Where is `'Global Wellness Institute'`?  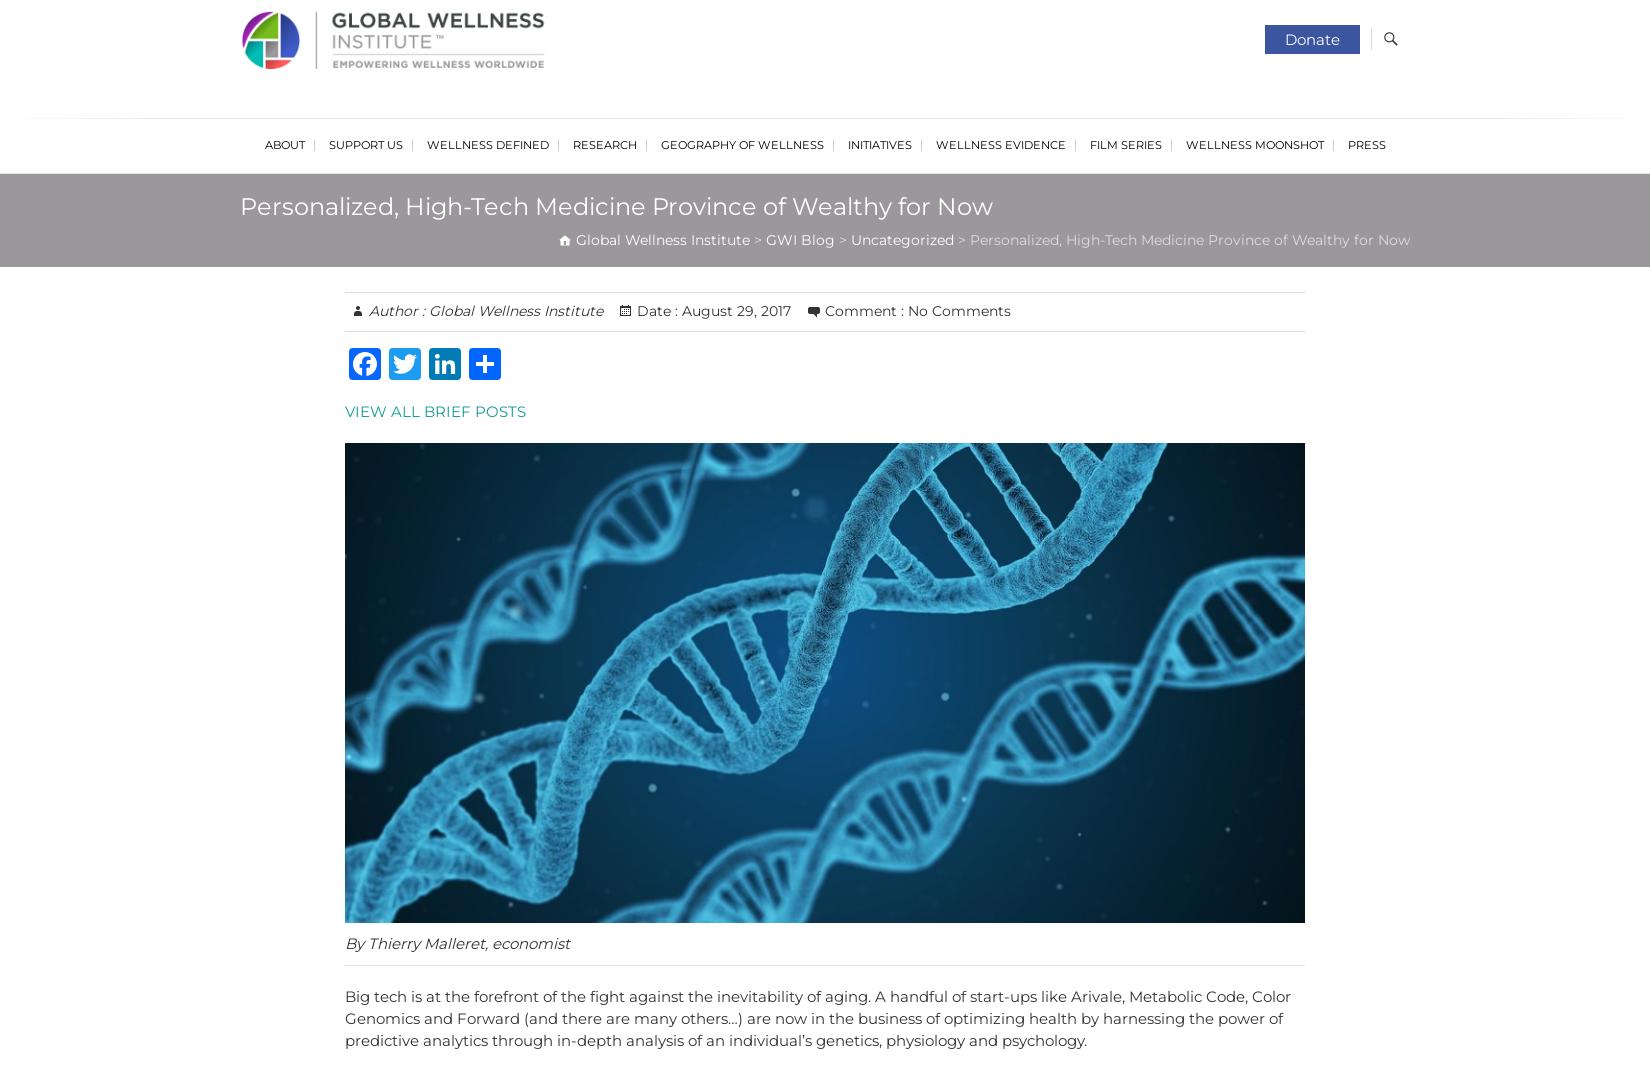
'Global Wellness Institute' is located at coordinates (512, 309).